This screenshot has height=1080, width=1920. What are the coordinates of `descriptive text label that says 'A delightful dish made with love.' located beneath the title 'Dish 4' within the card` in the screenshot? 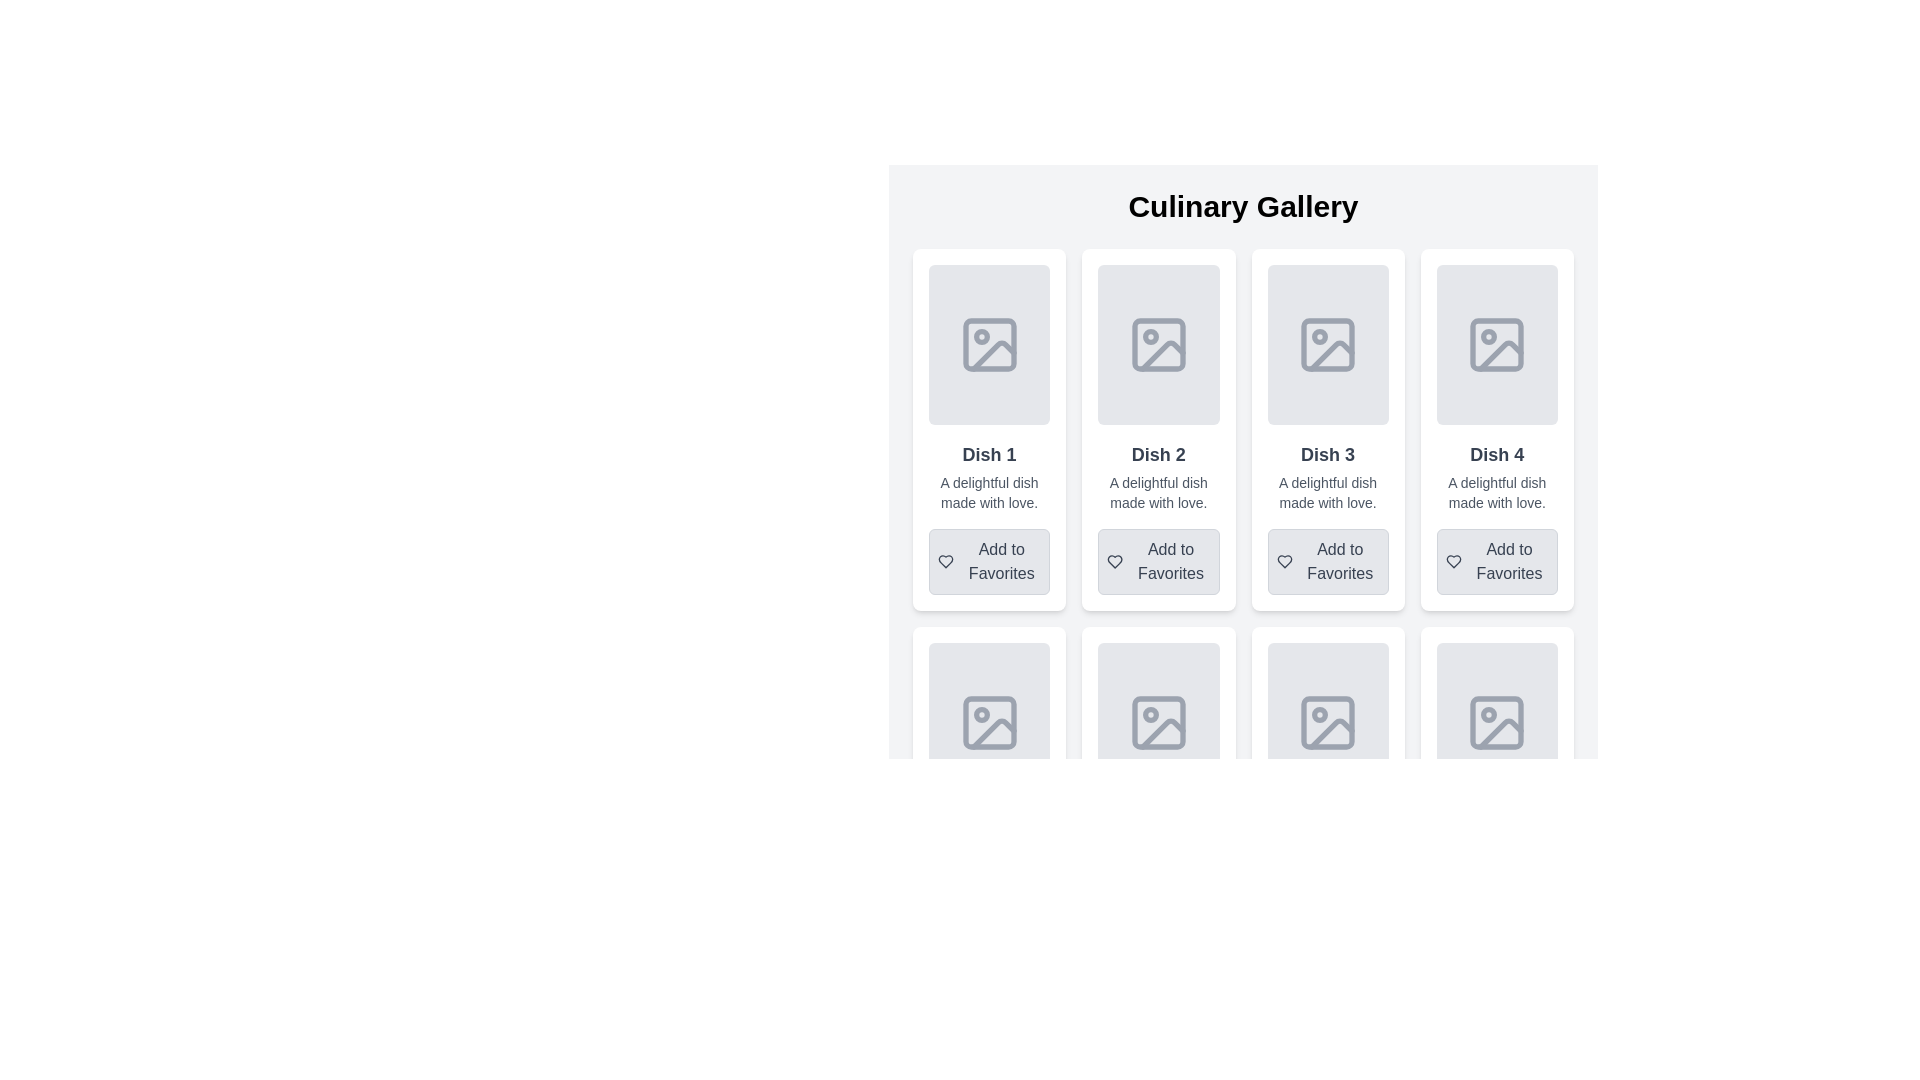 It's located at (1497, 493).